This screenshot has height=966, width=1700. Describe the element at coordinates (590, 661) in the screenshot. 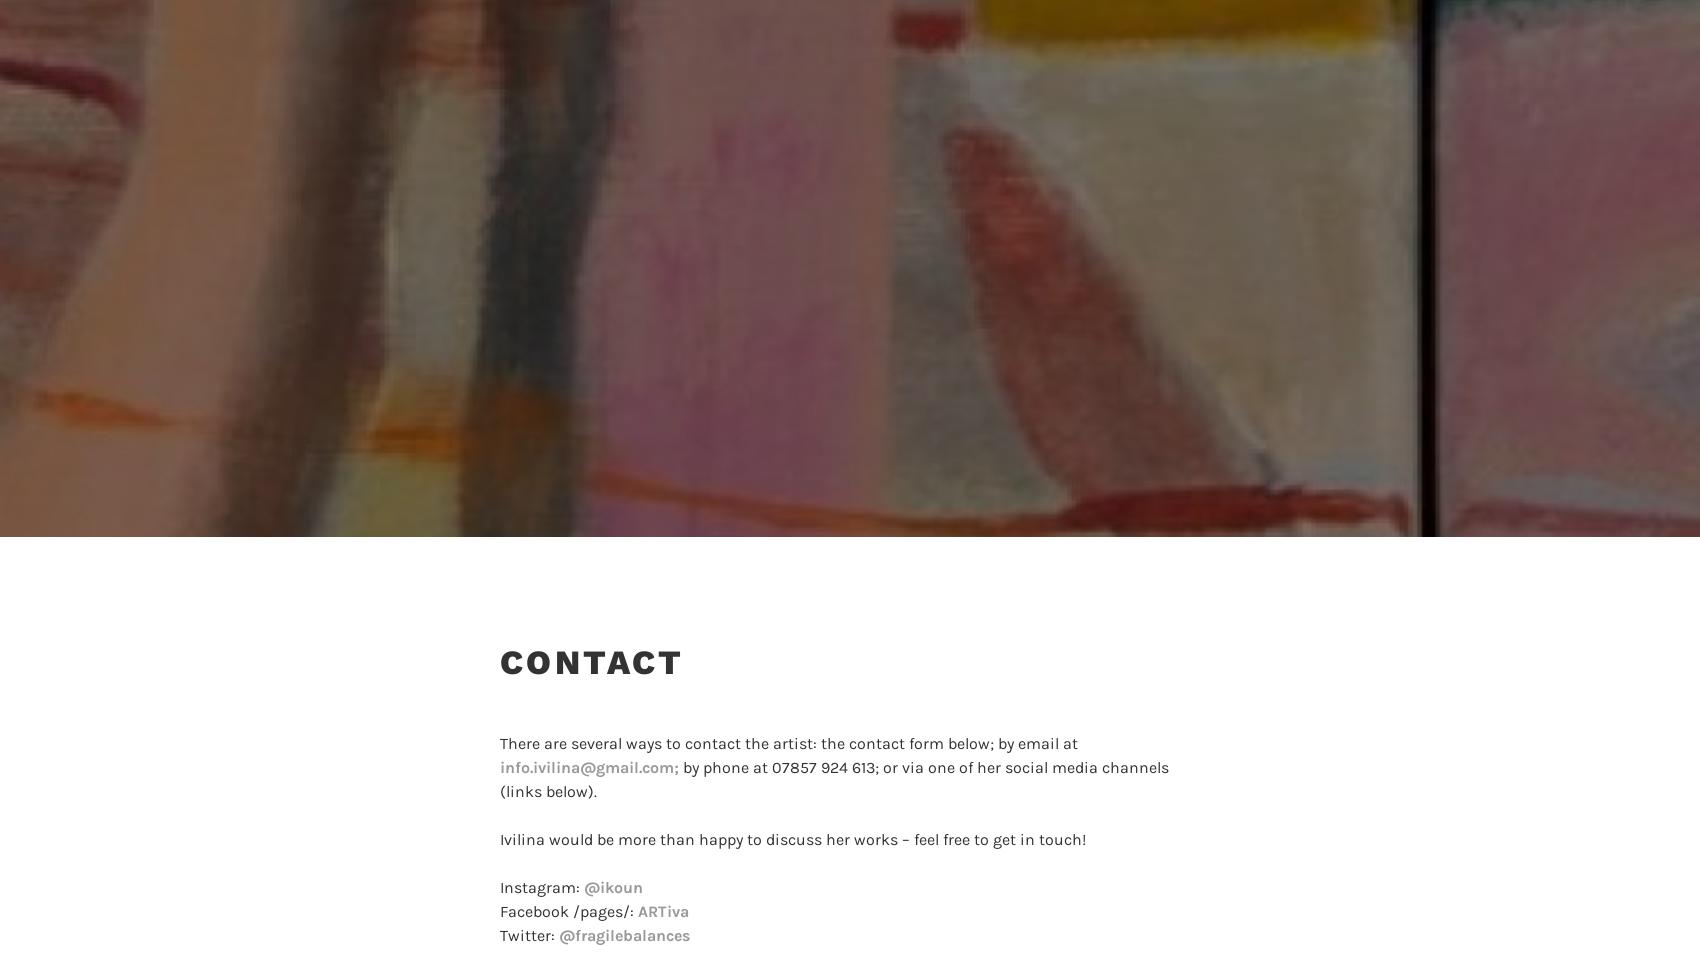

I see `'Contact'` at that location.